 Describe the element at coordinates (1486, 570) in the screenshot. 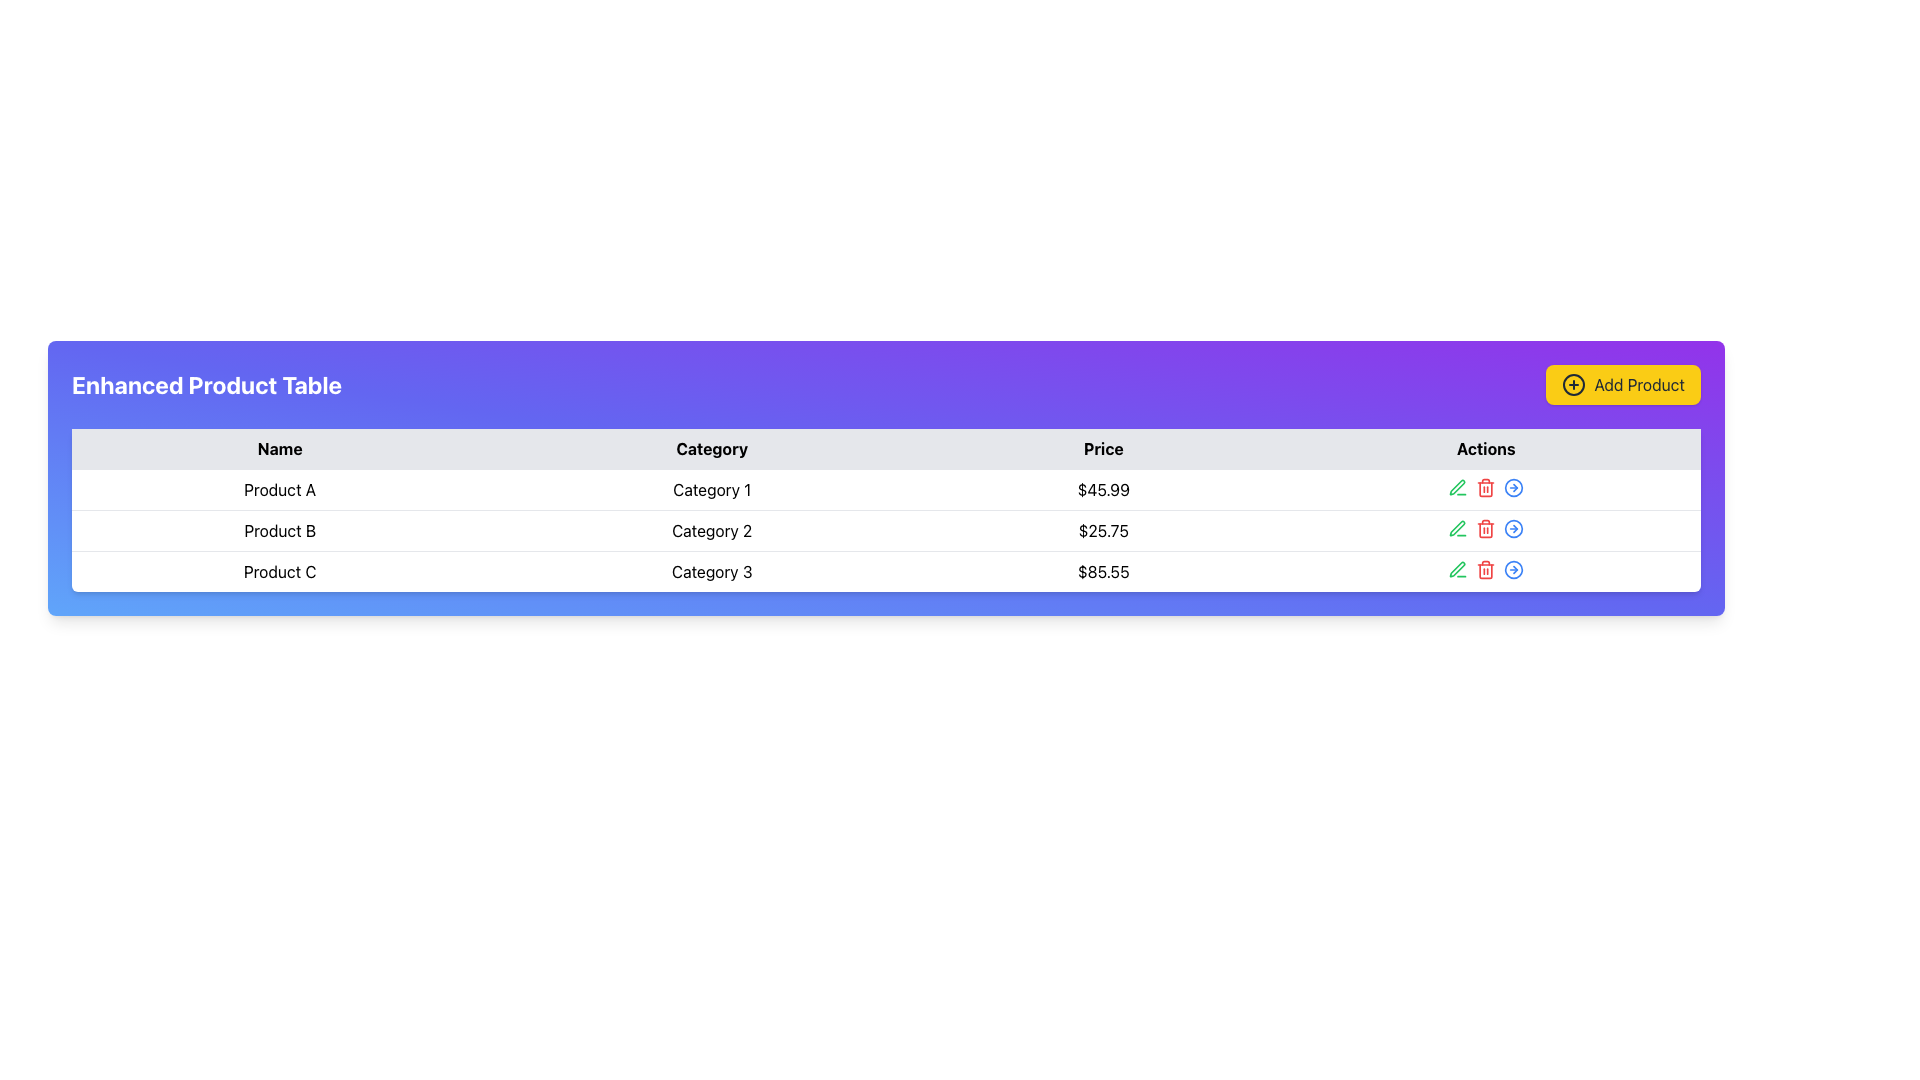

I see `the delete button styled as an icon located in the 'Actions' column of the table for 'Product C'` at that location.